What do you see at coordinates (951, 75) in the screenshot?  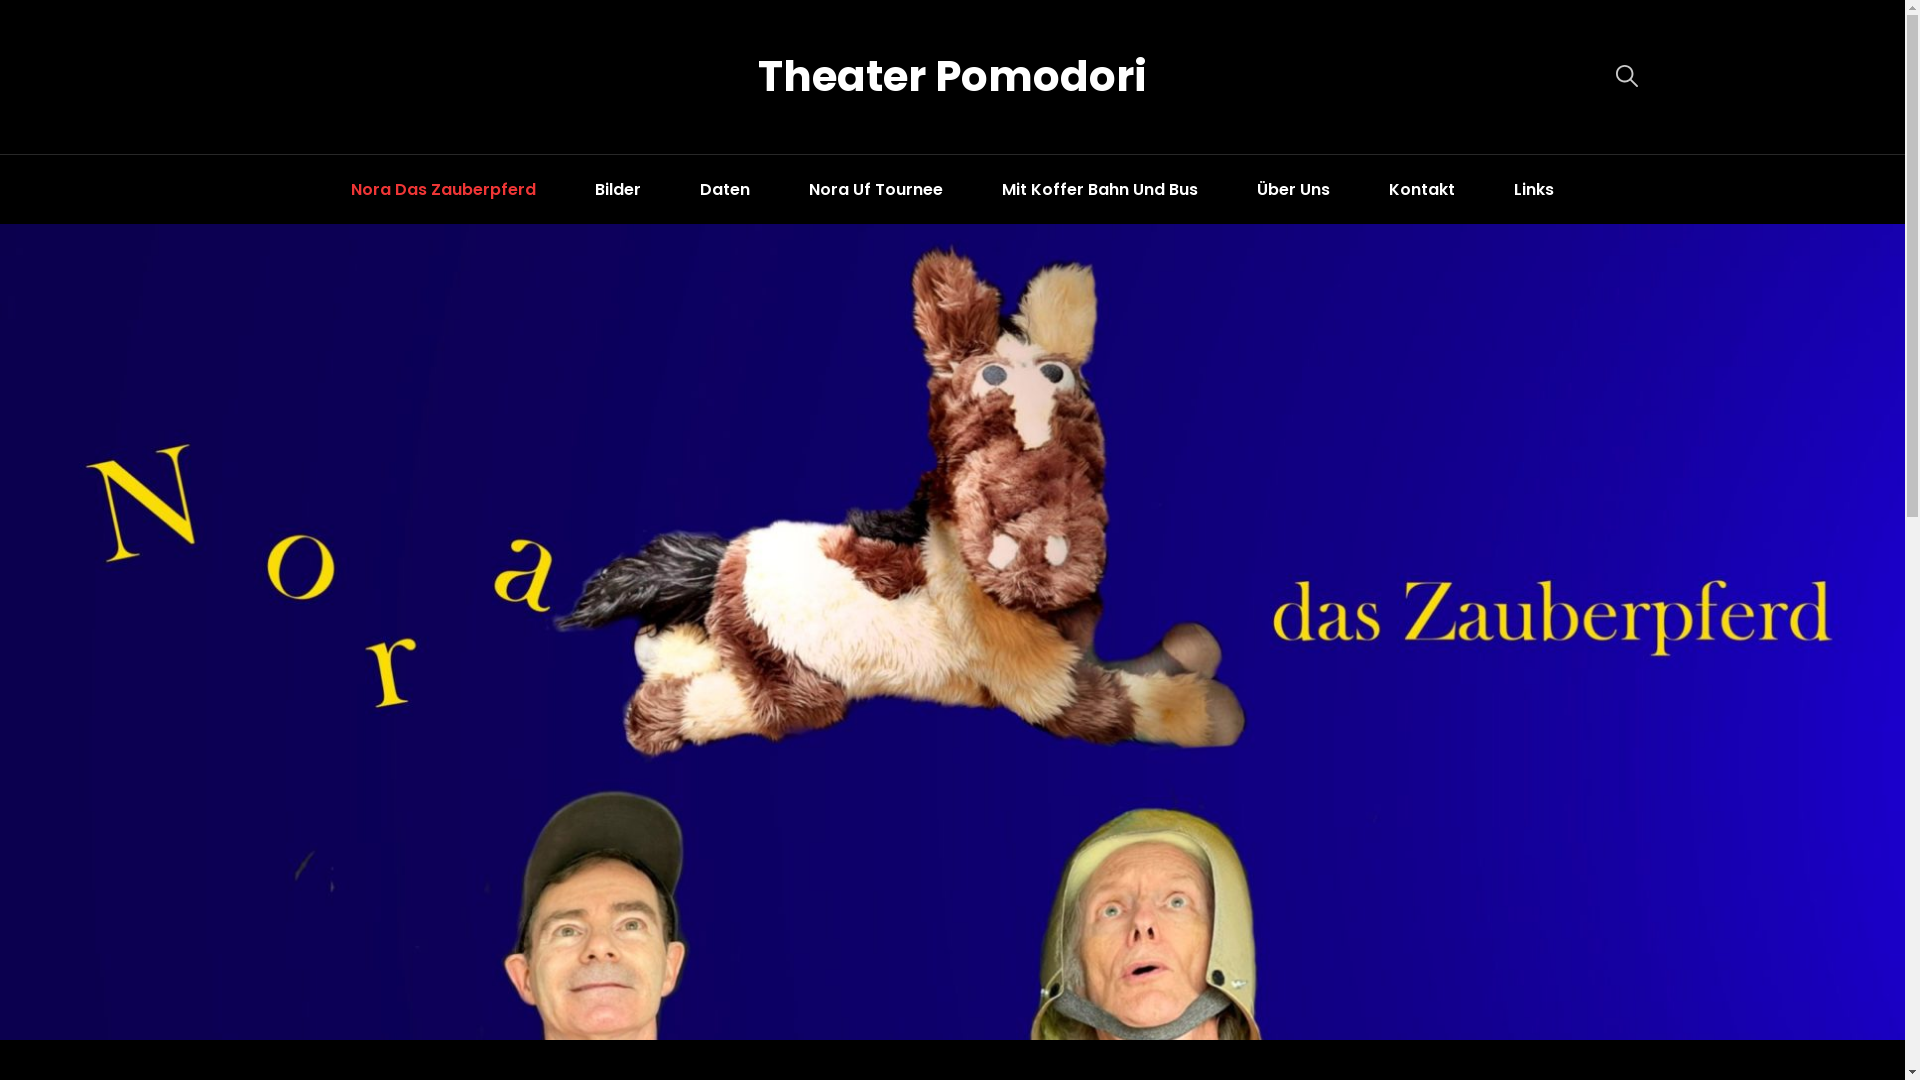 I see `'Theater Pomodori'` at bounding box center [951, 75].